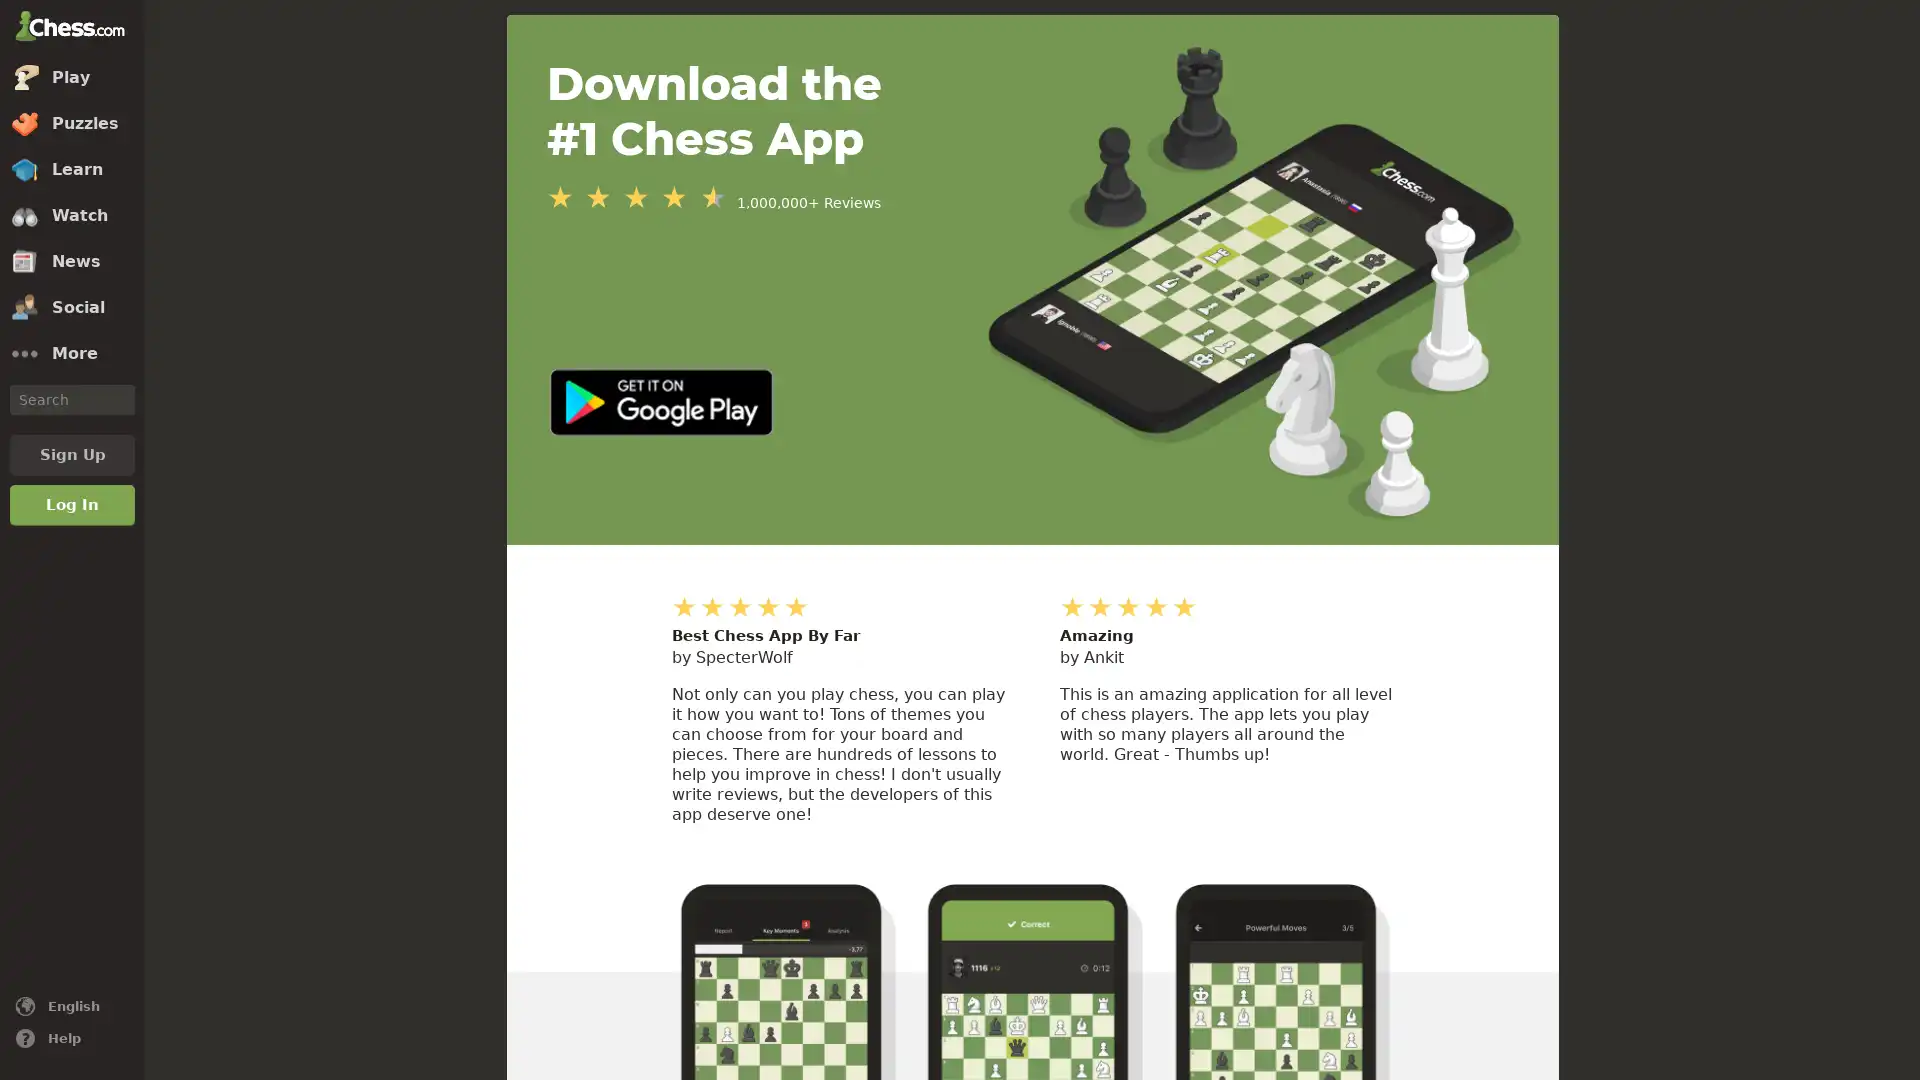  What do you see at coordinates (963, 1008) in the screenshot?
I see `Play Now` at bounding box center [963, 1008].